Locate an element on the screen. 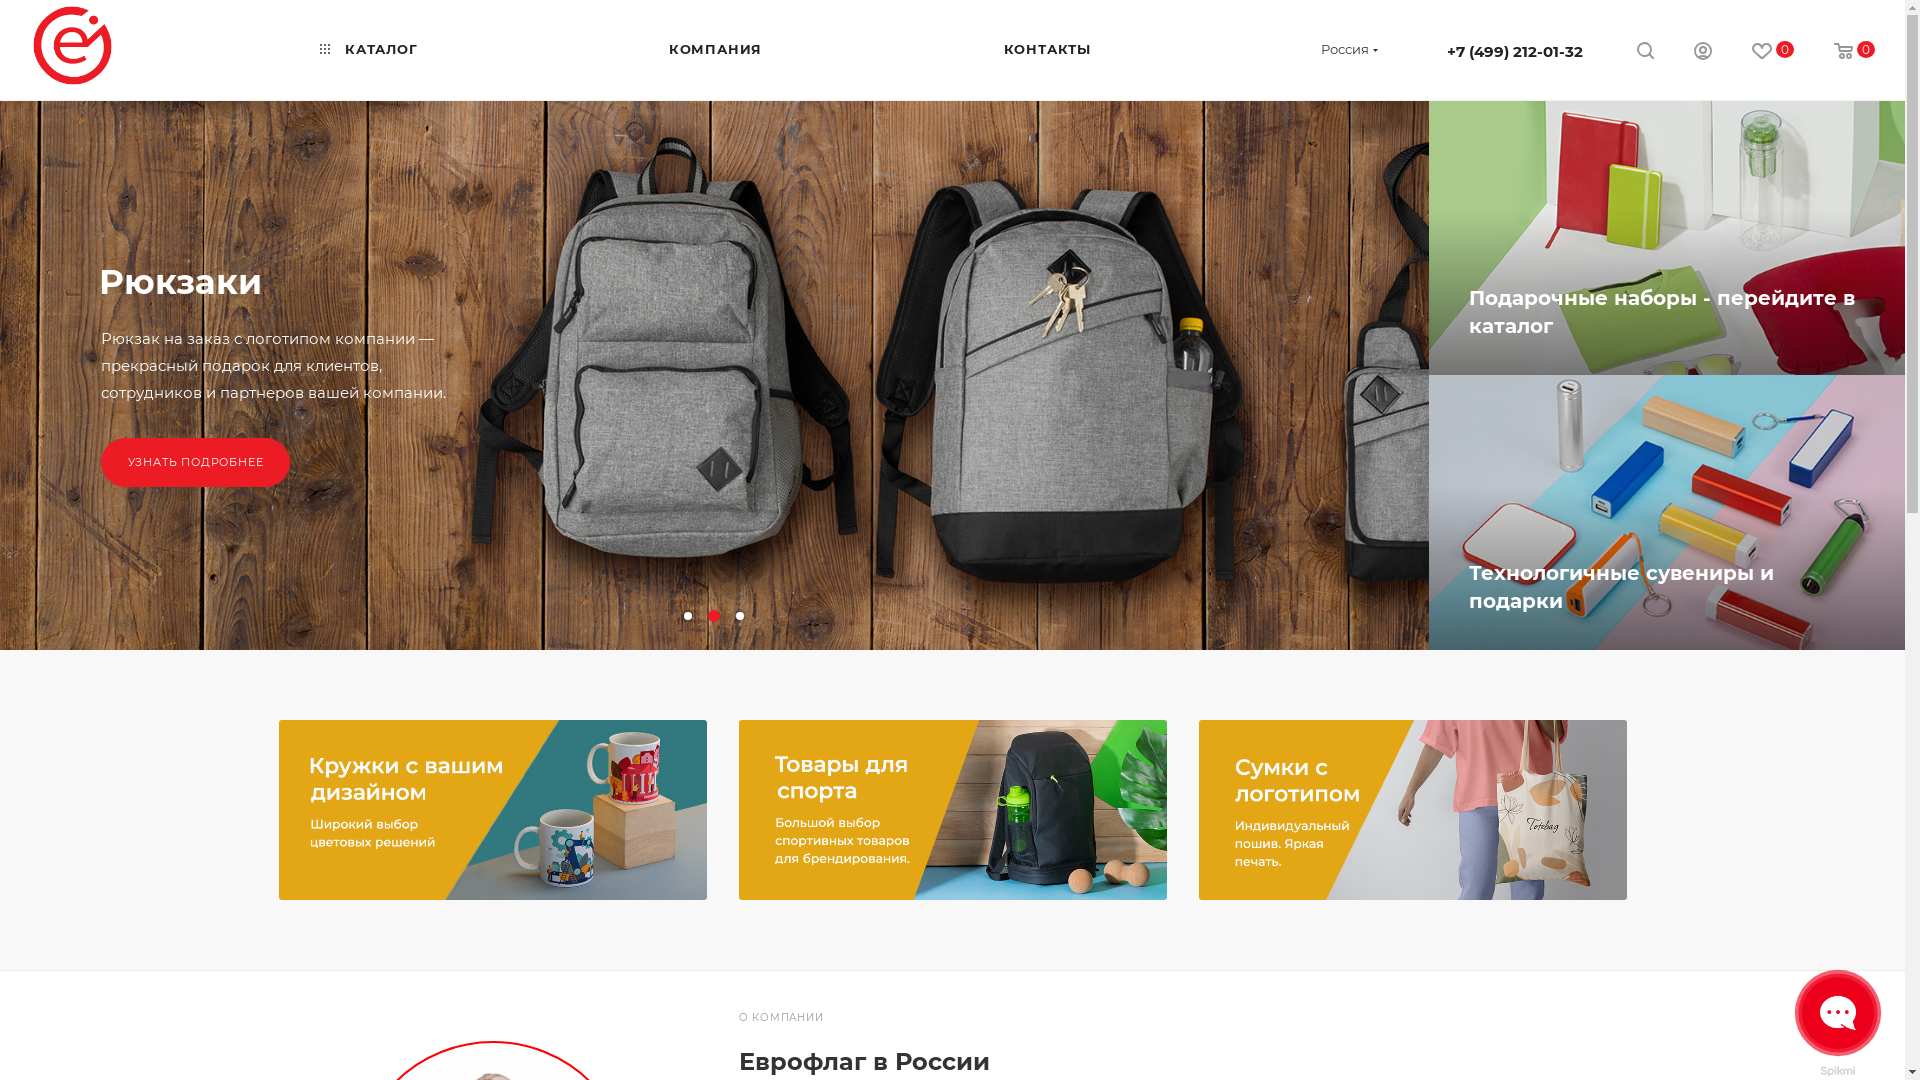  '0' is located at coordinates (1772, 51).